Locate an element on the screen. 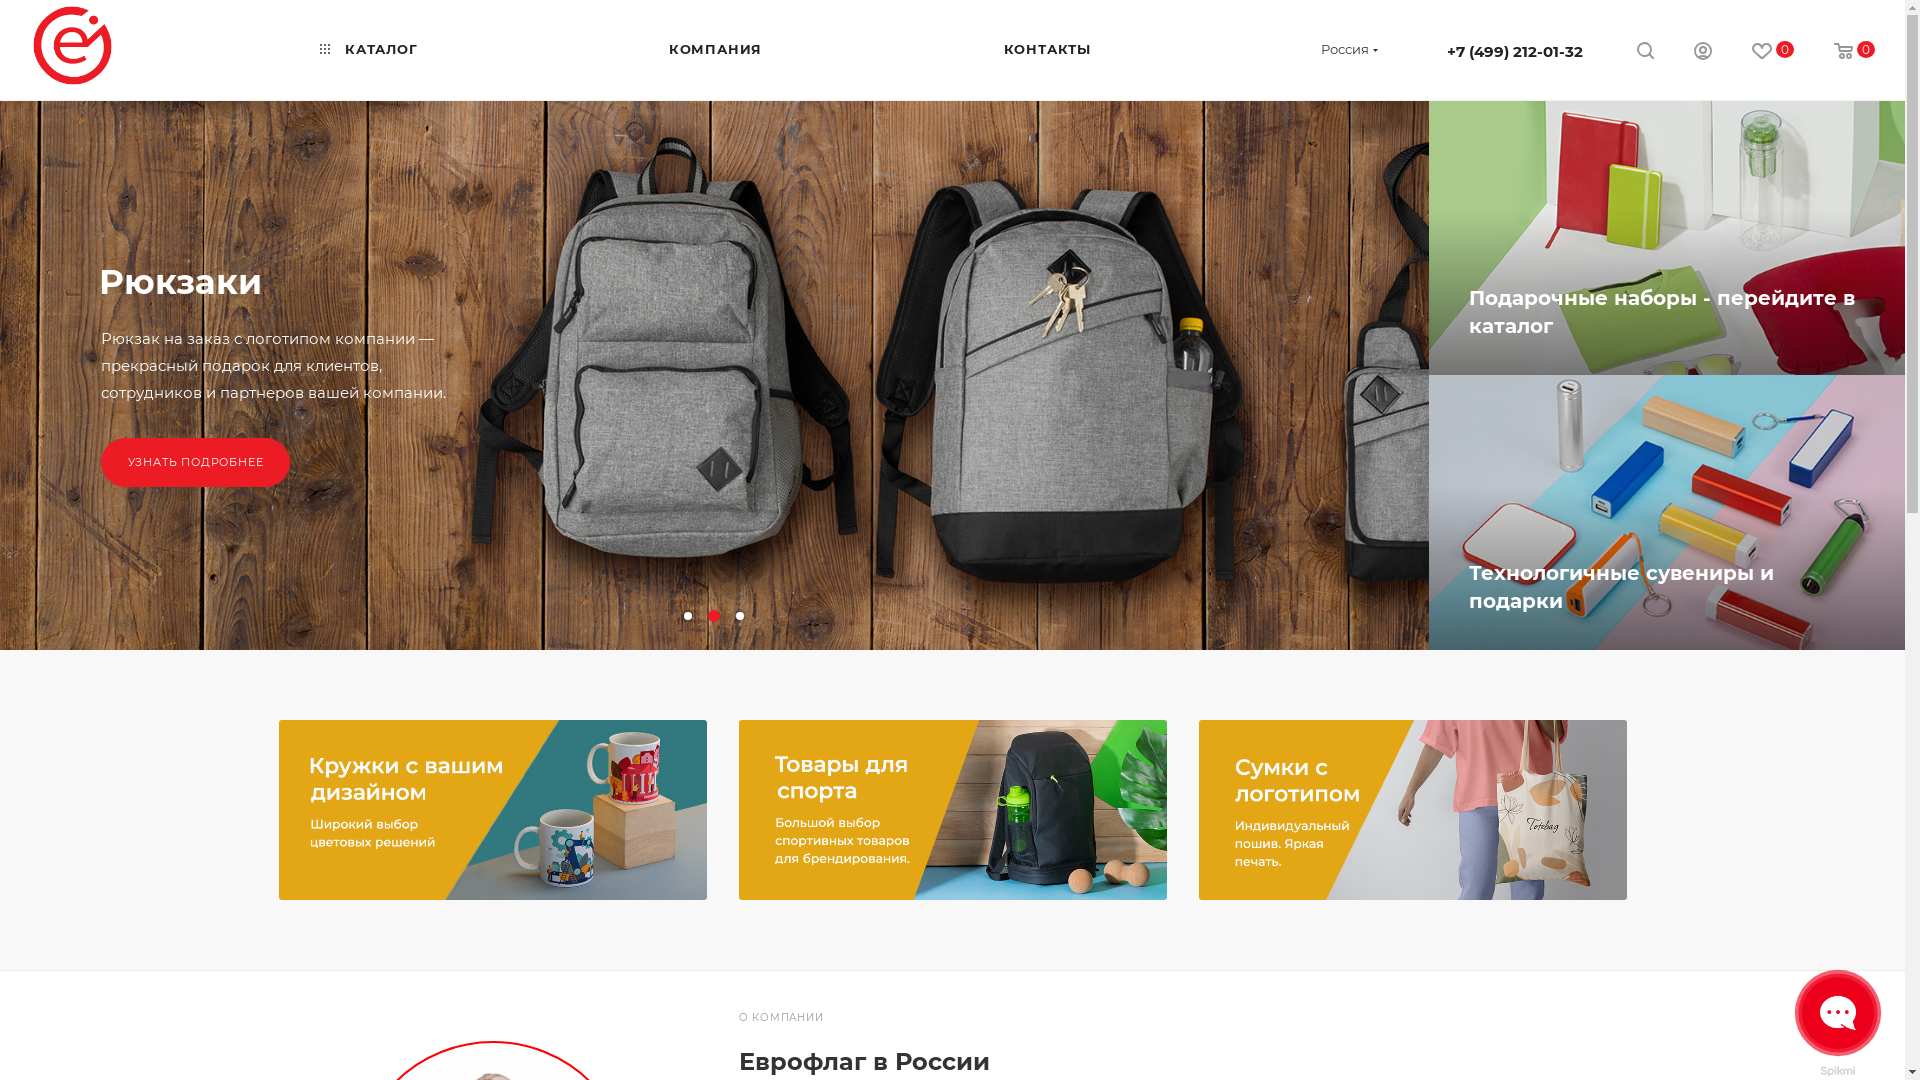  '0' is located at coordinates (1772, 51).